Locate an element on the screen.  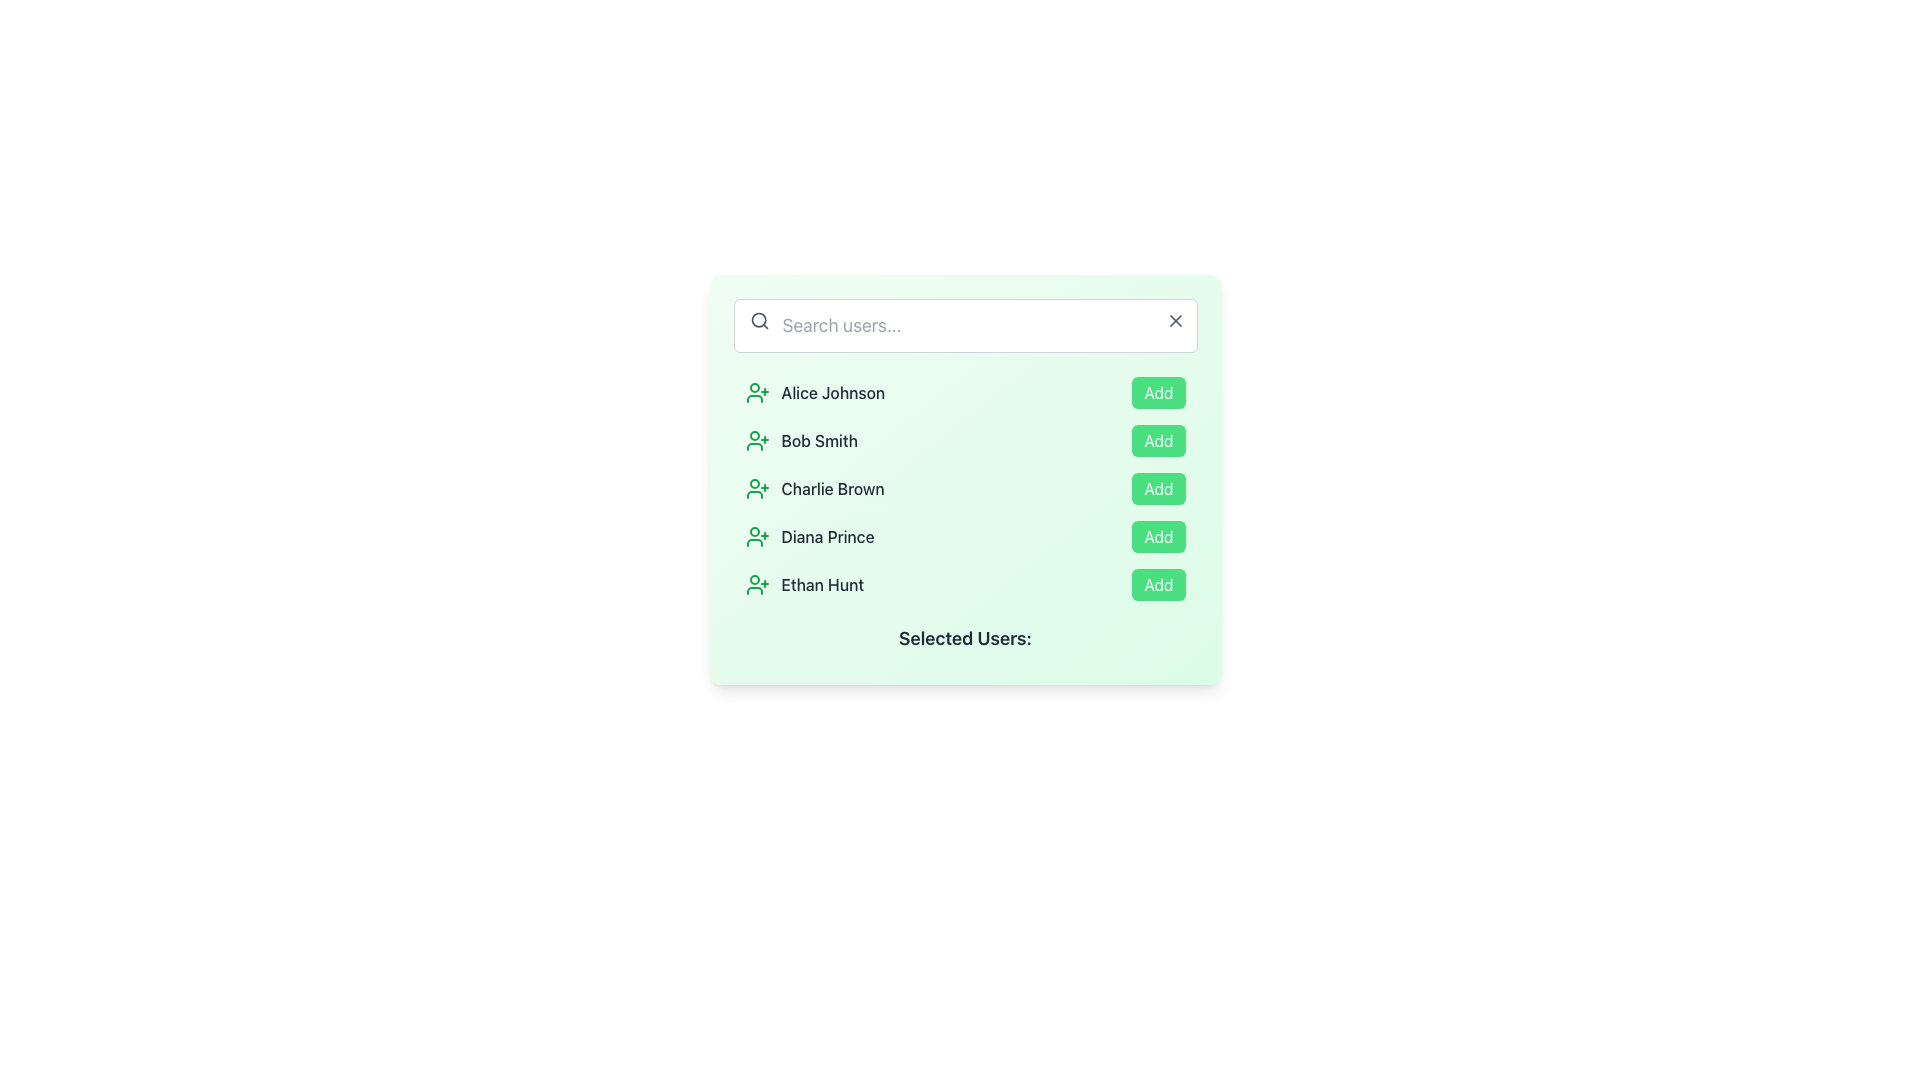
the user name label displaying 'Diana Prince' in dark font, which is the fourth item in a vertical list of user entries is located at coordinates (810, 535).